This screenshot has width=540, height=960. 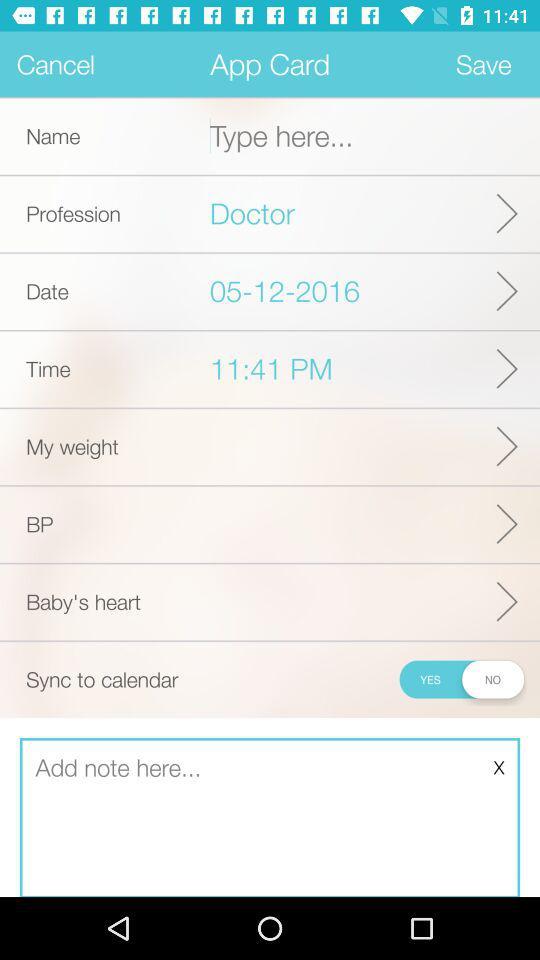 I want to click on sync option, so click(x=461, y=679).